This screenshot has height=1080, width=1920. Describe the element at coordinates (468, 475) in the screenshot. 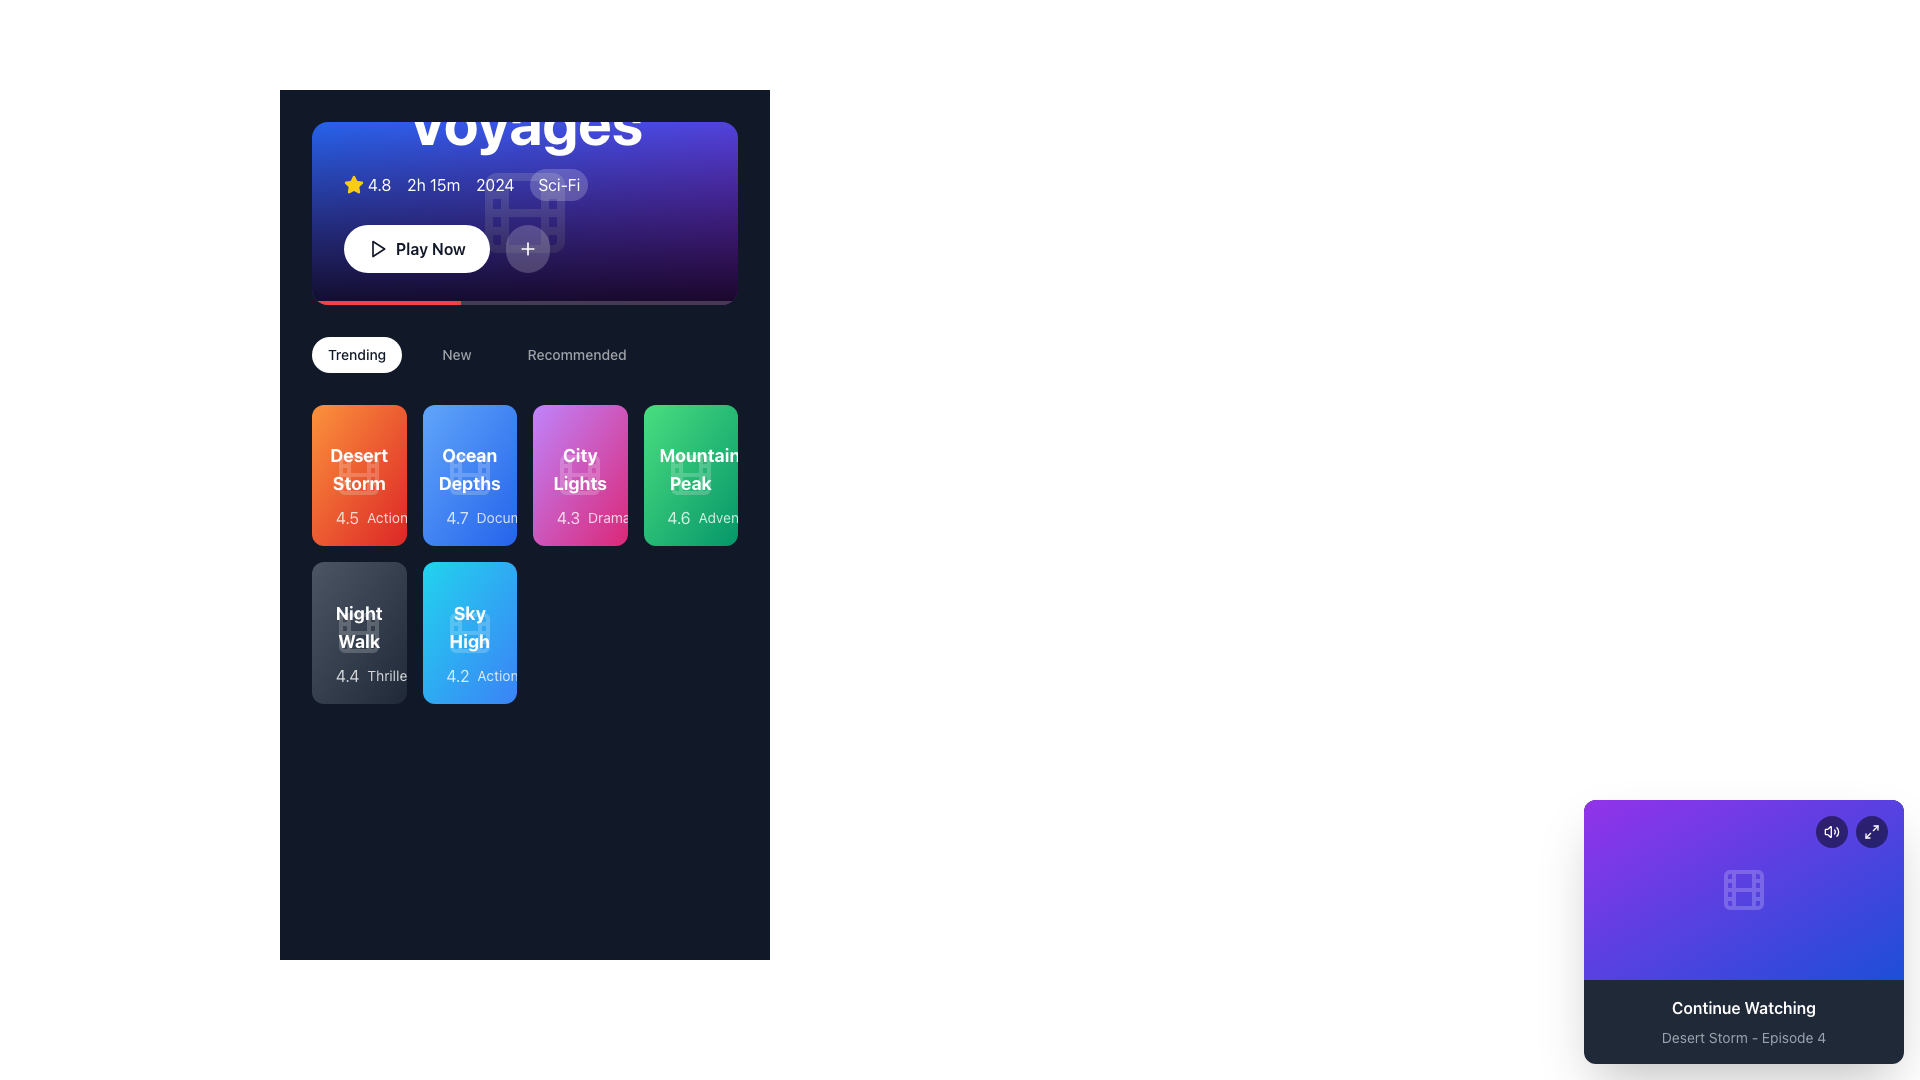

I see `the vertical card component displaying 'Ocean Depths' with subtext '4.7 Documentary'` at that location.